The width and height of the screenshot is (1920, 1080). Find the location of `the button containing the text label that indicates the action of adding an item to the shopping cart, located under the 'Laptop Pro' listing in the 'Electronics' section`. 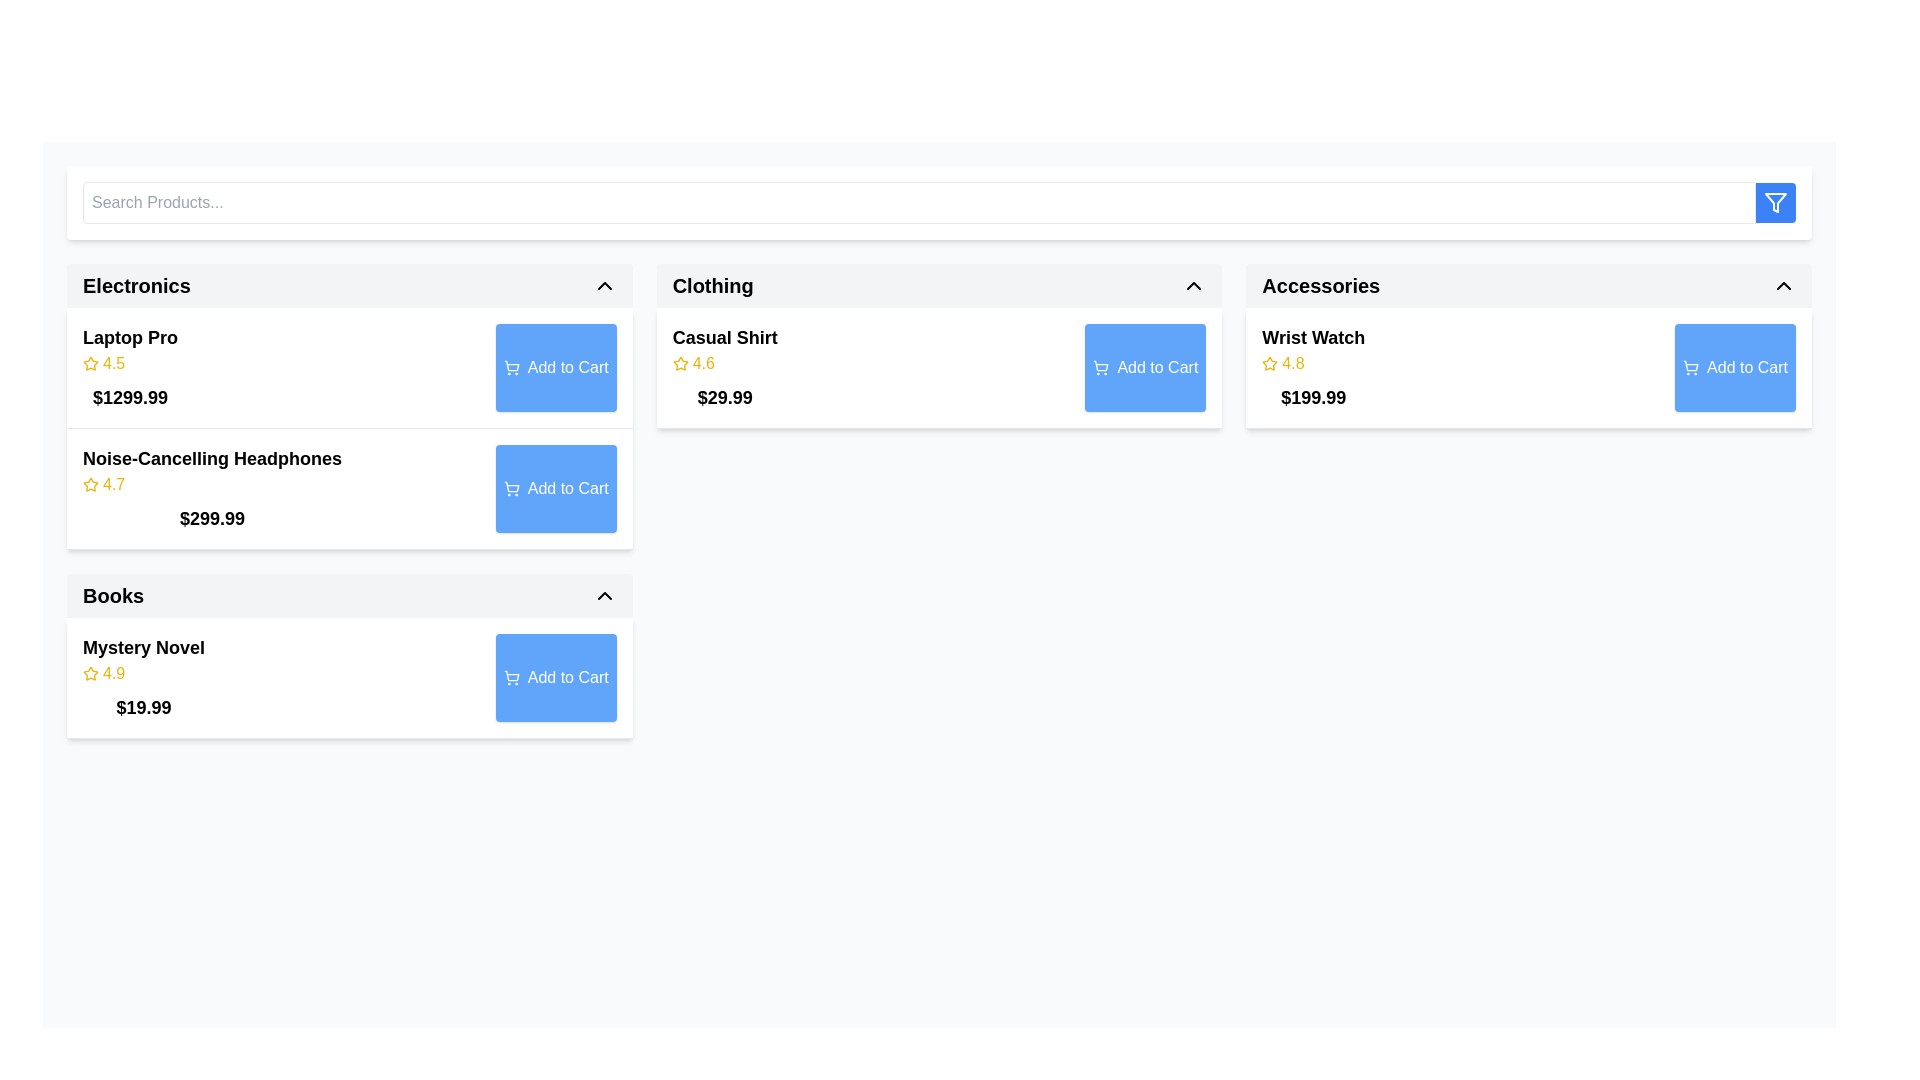

the button containing the text label that indicates the action of adding an item to the shopping cart, located under the 'Laptop Pro' listing in the 'Electronics' section is located at coordinates (567, 367).